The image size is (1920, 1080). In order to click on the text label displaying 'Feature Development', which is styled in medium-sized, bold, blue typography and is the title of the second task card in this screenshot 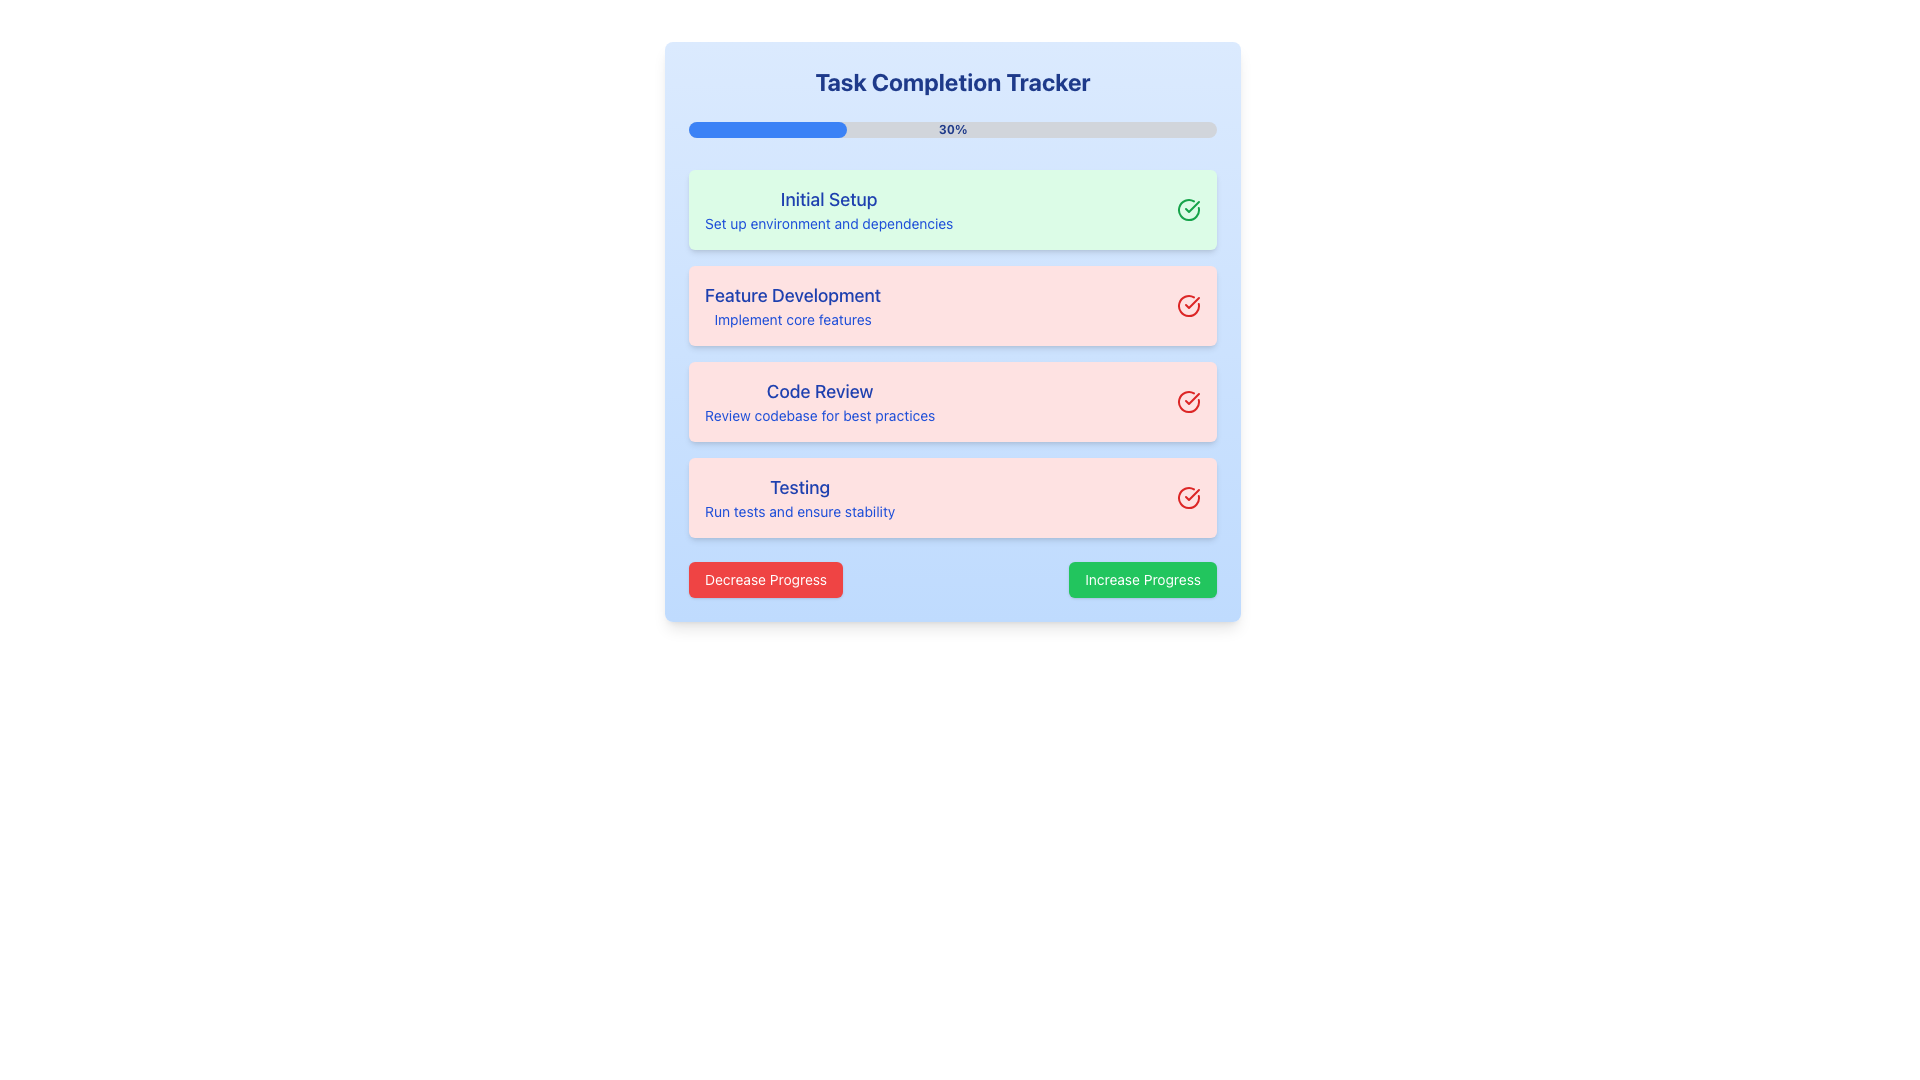, I will do `click(792, 296)`.